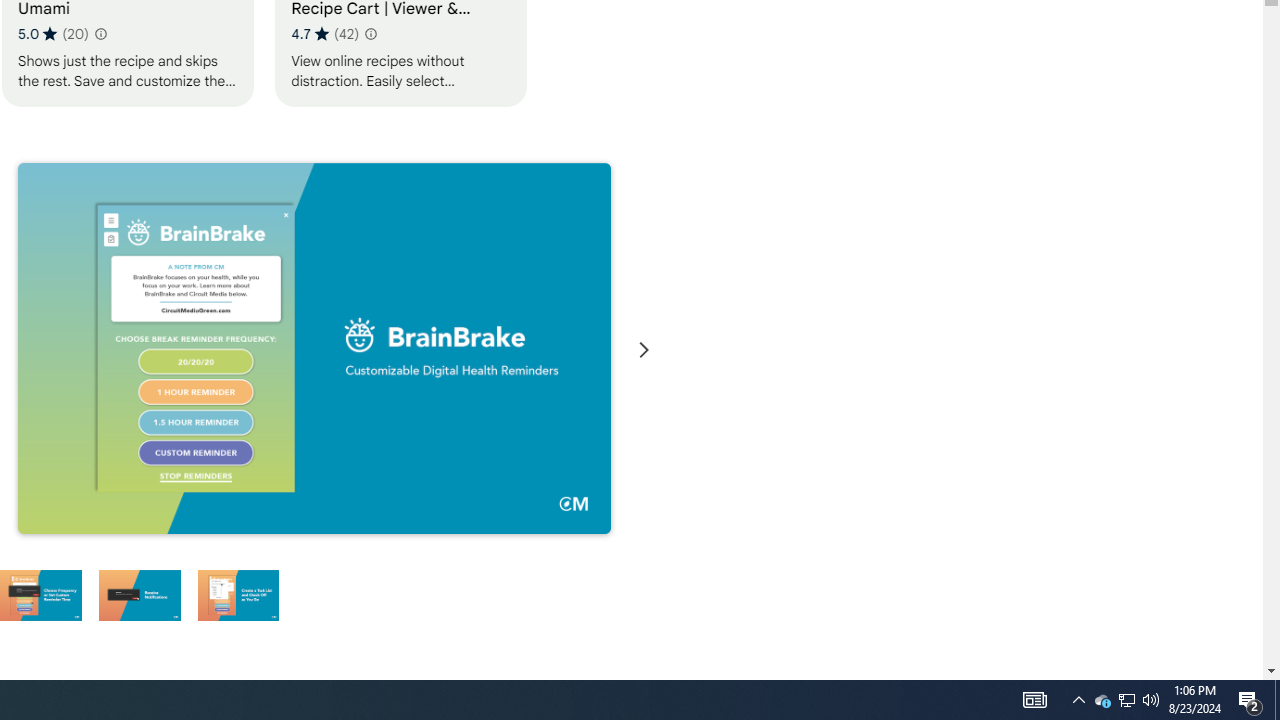 This screenshot has height=720, width=1280. What do you see at coordinates (98, 34) in the screenshot?
I see `'Learn more about results and reviews "Umami"'` at bounding box center [98, 34].